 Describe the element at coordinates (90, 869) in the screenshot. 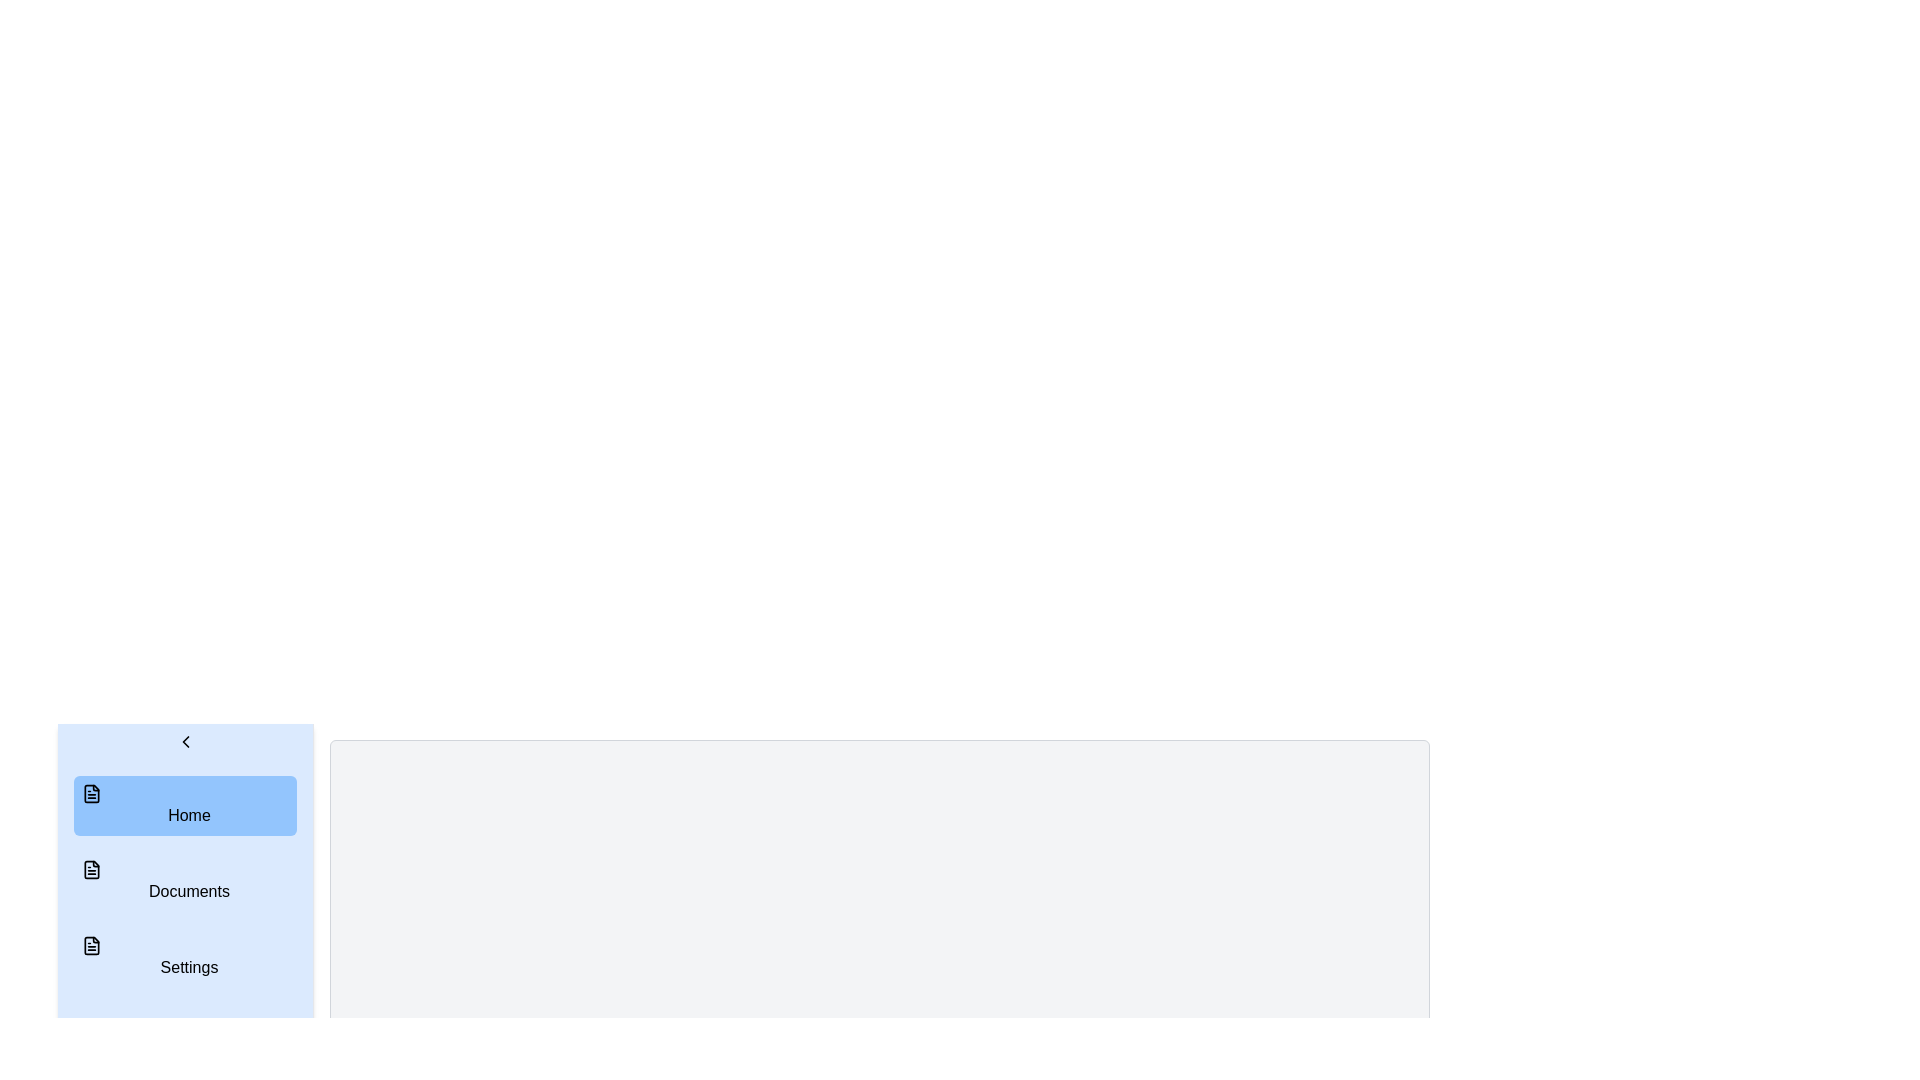

I see `the document file icon located in the second entry of the vertical navigation menu, positioned between 'Home' and 'Settings'` at that location.